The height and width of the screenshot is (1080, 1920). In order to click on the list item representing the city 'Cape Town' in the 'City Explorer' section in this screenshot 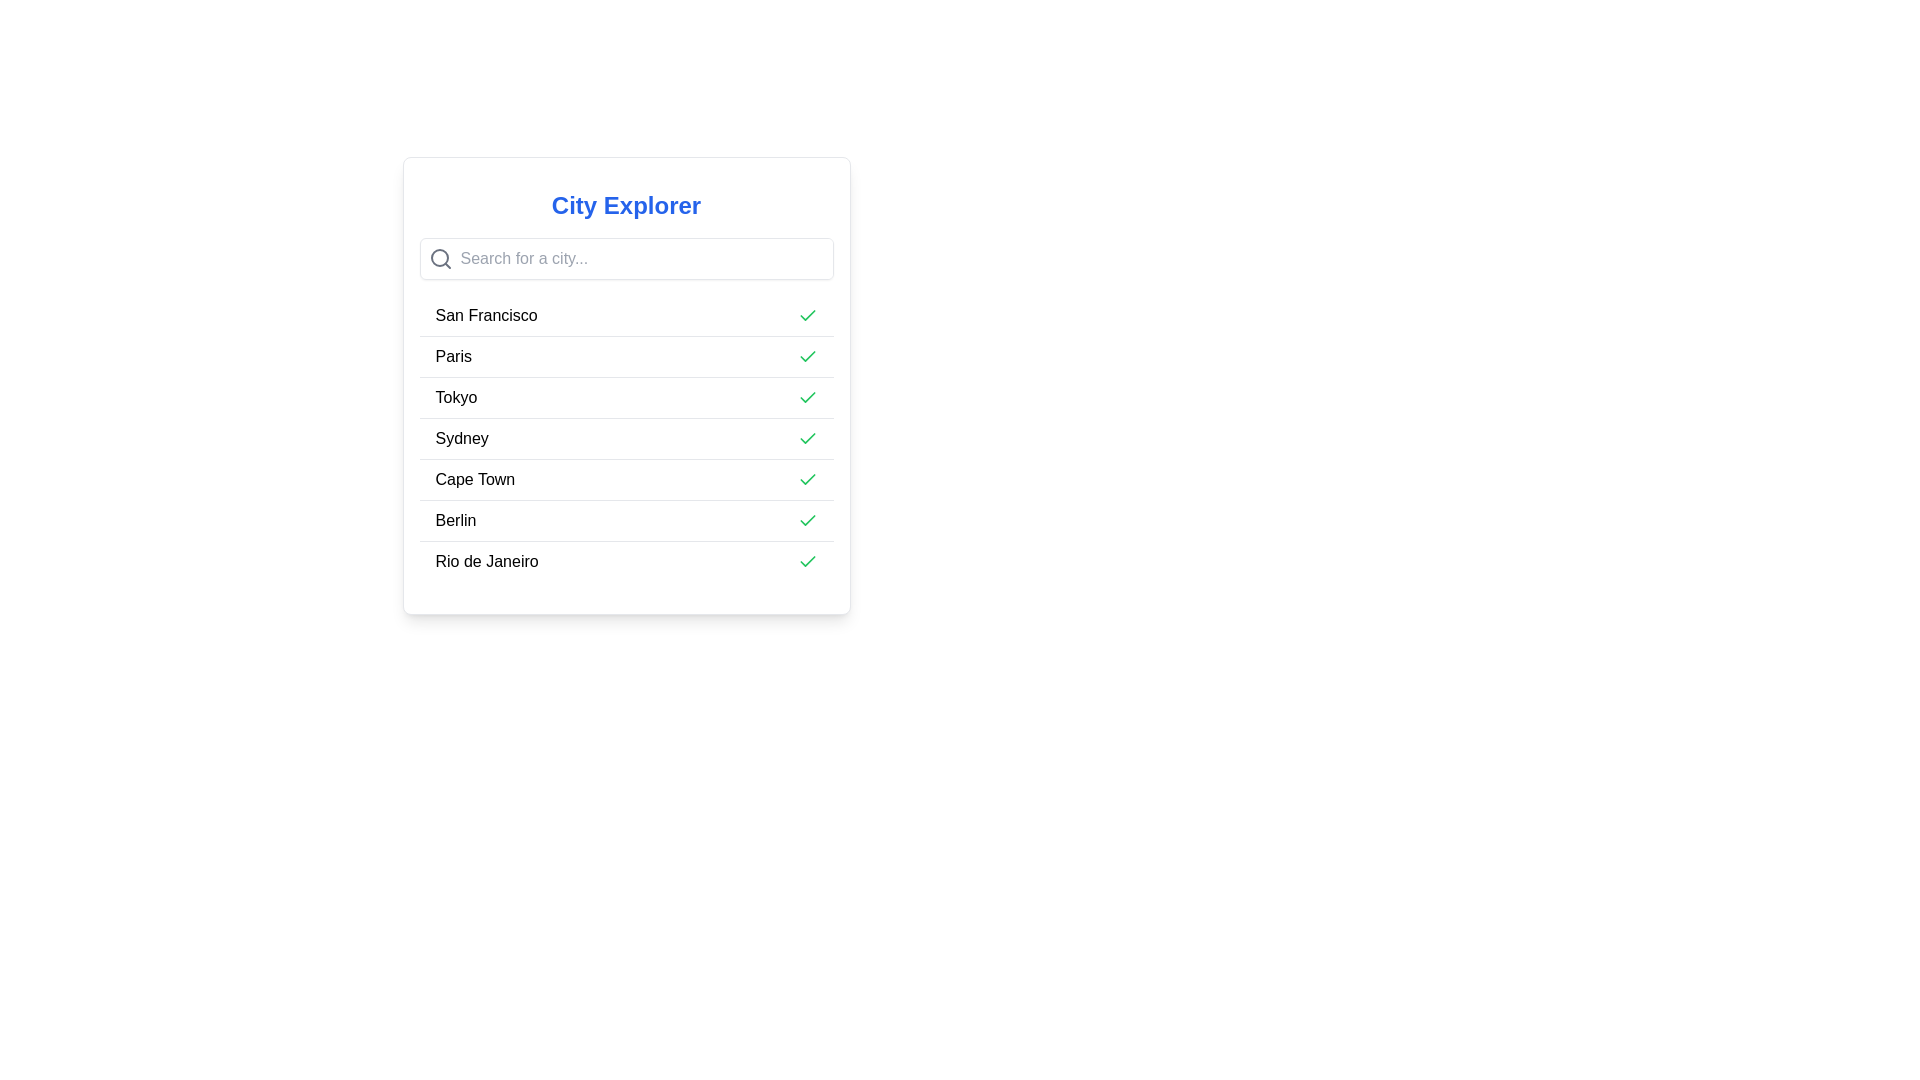, I will do `click(625, 479)`.